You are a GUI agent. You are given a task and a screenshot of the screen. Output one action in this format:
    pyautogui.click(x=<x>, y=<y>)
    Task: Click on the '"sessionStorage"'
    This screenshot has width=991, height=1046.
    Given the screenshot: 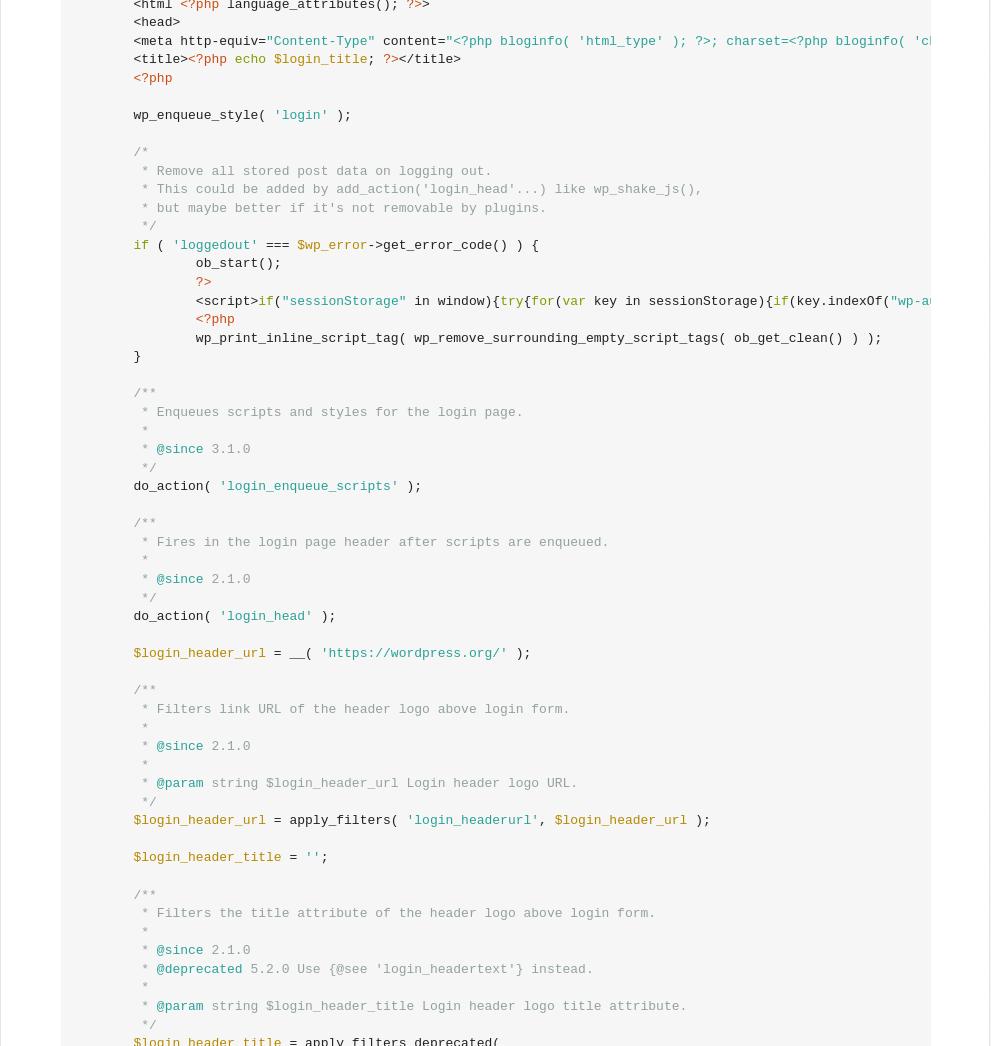 What is the action you would take?
    pyautogui.click(x=343, y=300)
    